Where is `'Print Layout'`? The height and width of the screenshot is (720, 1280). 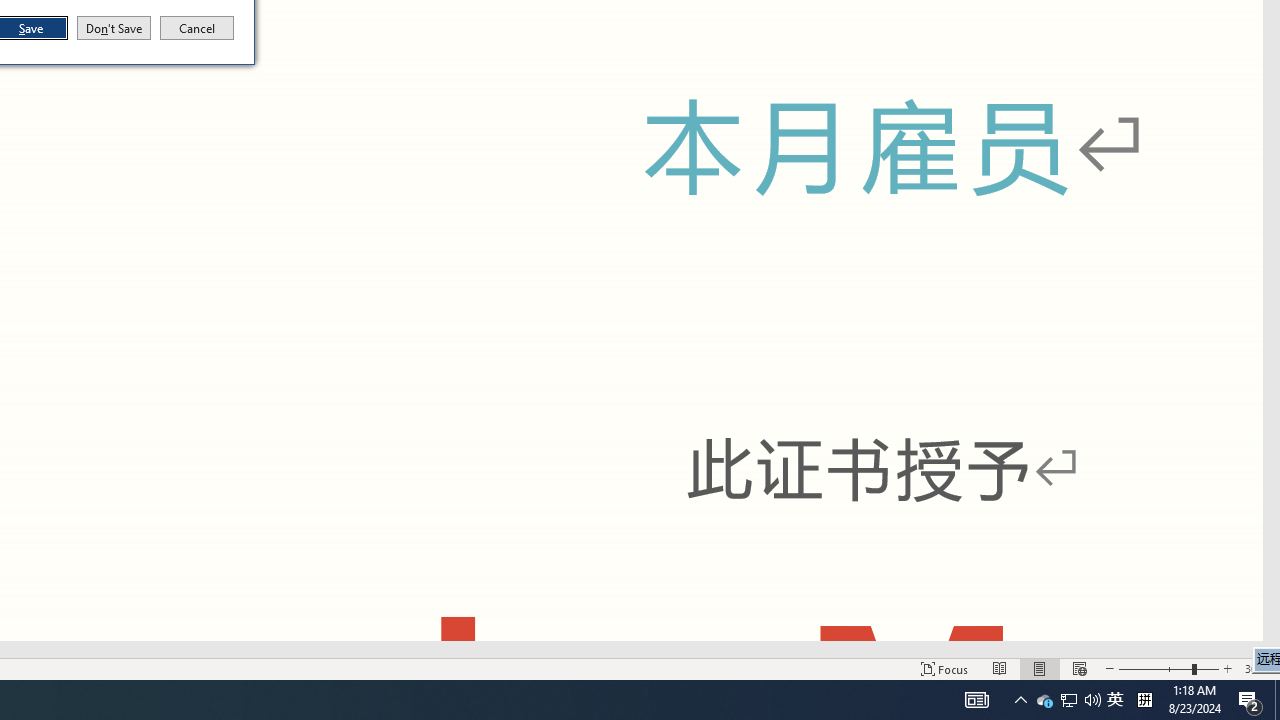 'Print Layout' is located at coordinates (1040, 669).